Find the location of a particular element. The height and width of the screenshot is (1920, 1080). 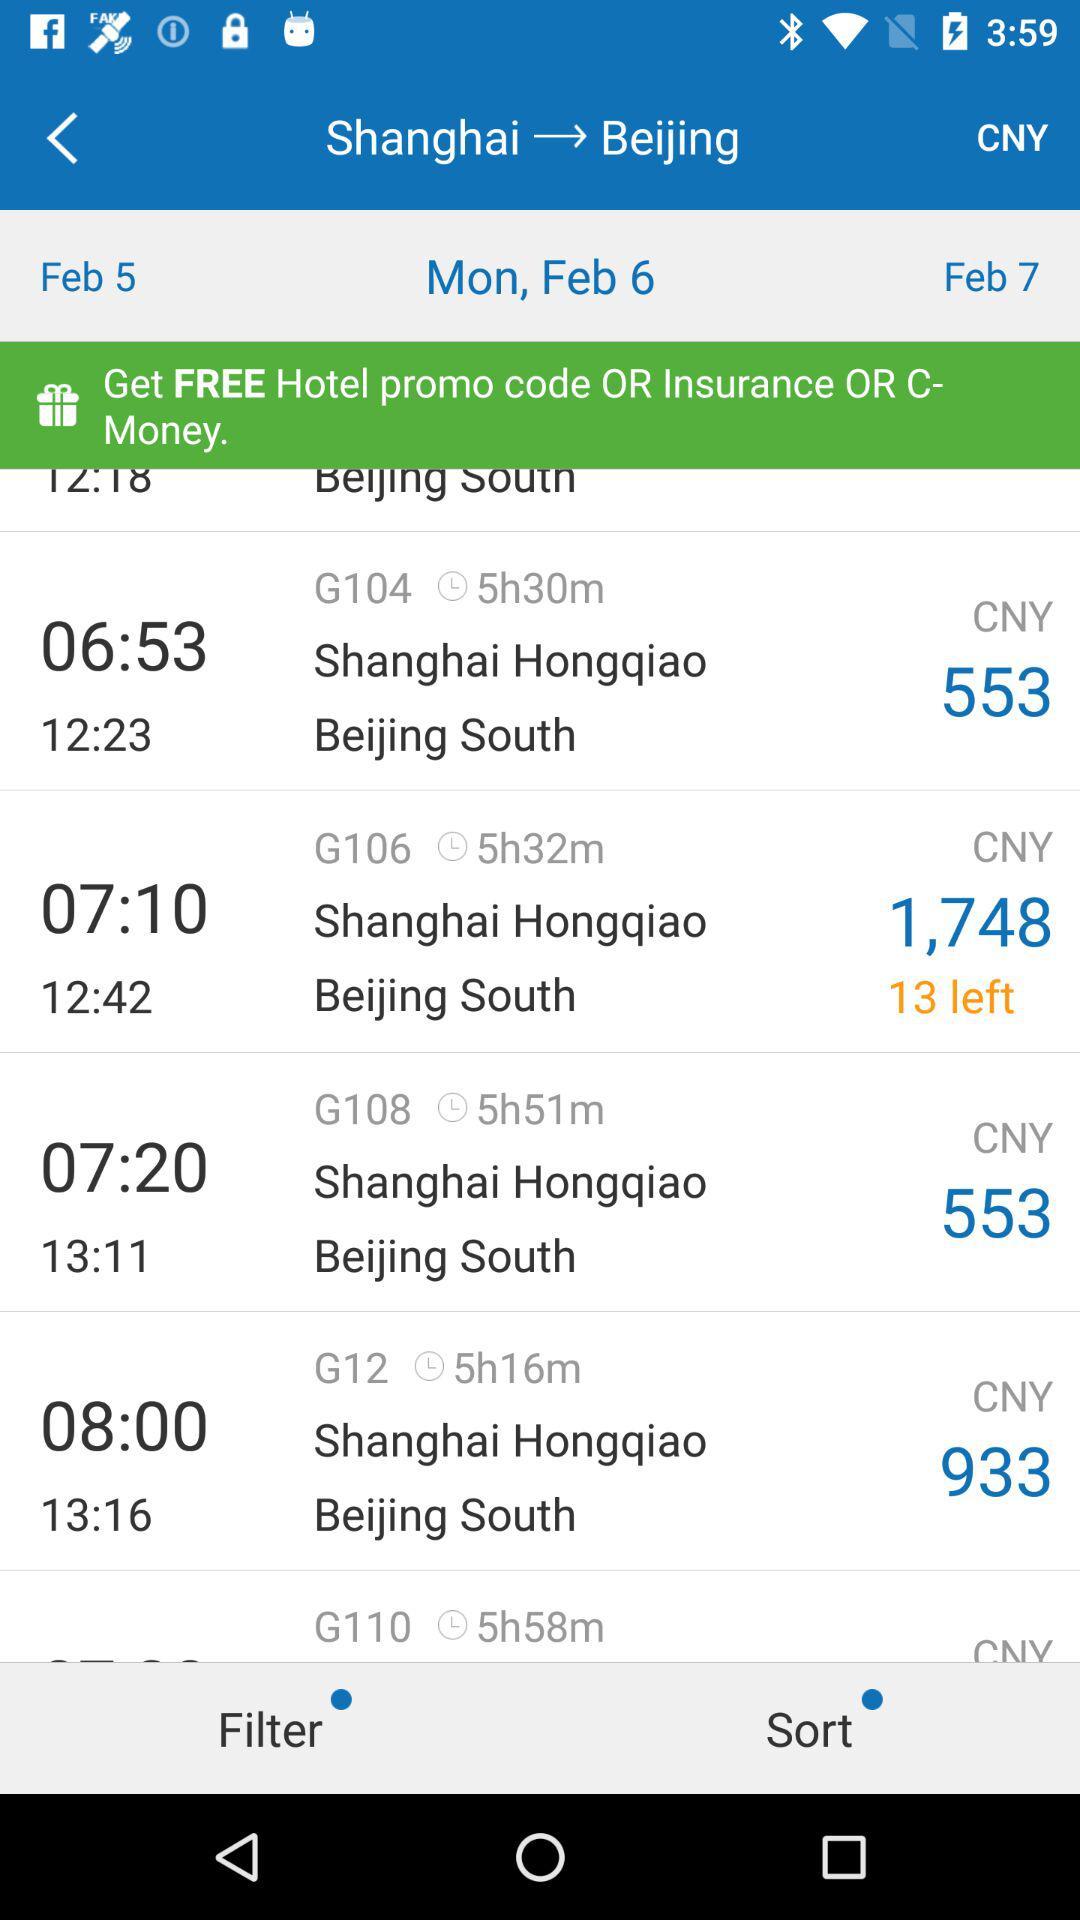

icon next to the feb 7 icon is located at coordinates (540, 274).